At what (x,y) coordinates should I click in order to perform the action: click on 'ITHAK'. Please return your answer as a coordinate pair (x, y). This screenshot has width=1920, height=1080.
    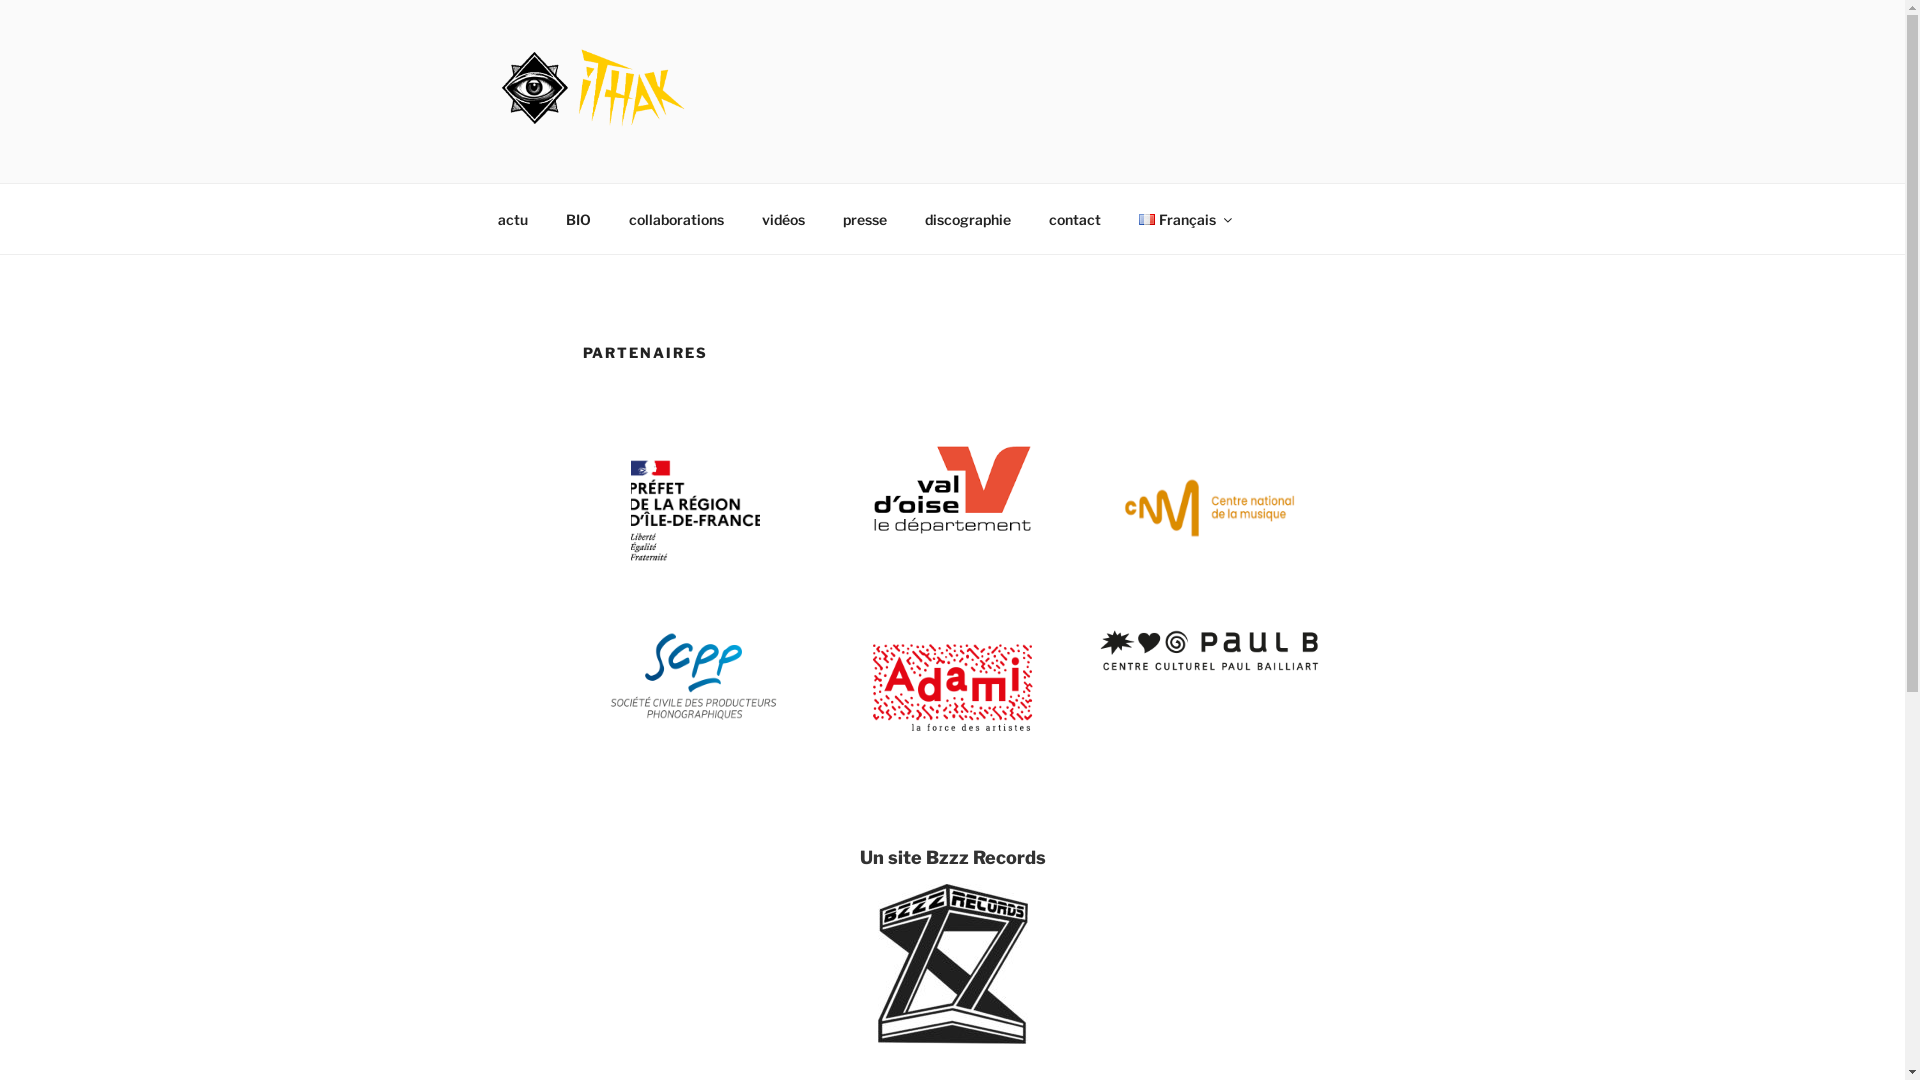
    Looking at the image, I should click on (565, 156).